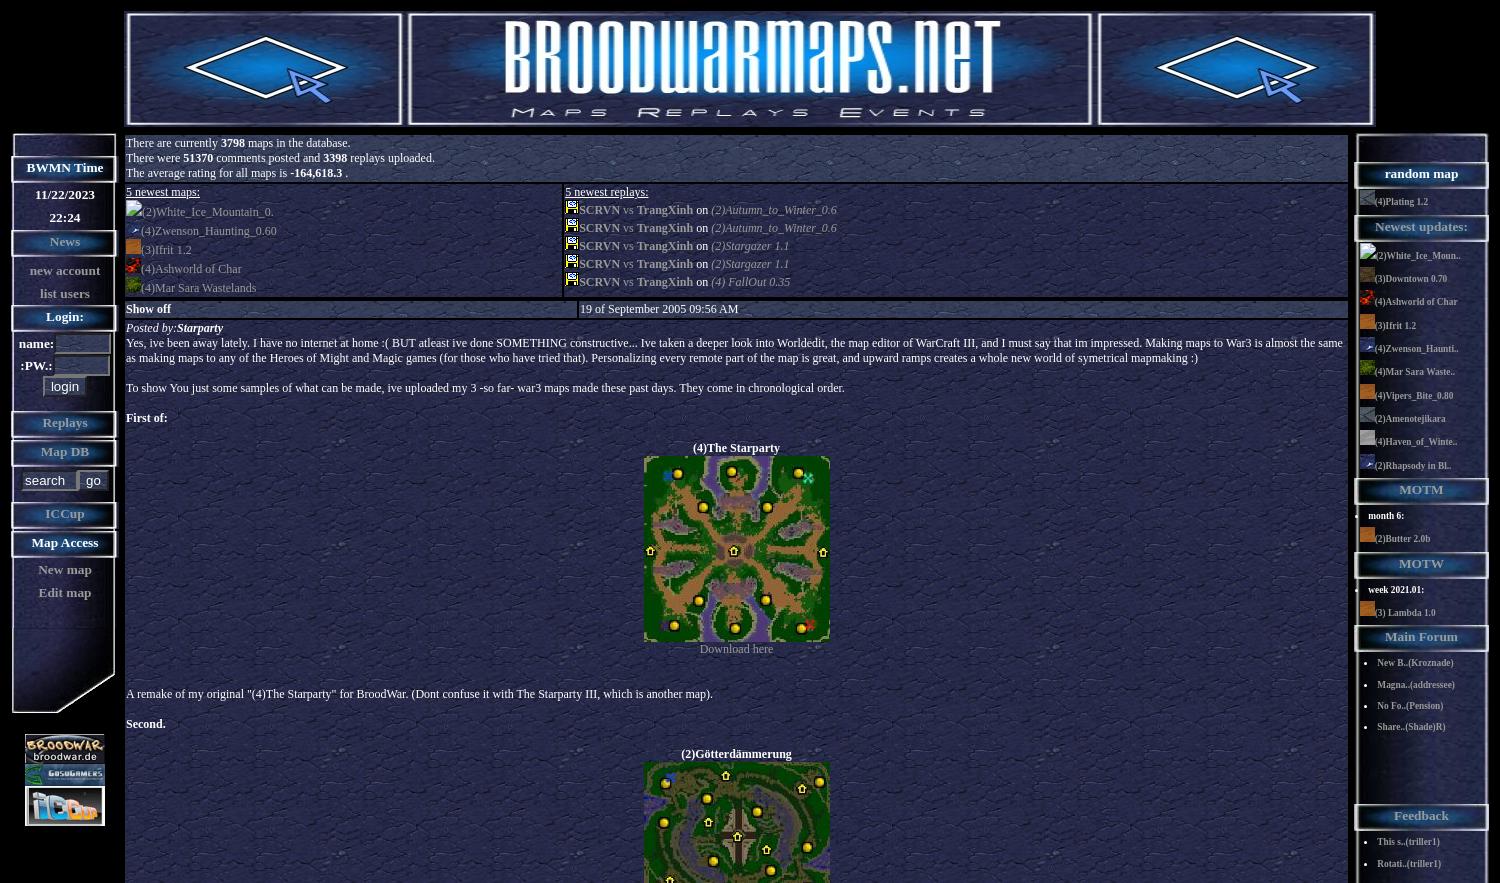  I want to click on 'list users', so click(63, 292).